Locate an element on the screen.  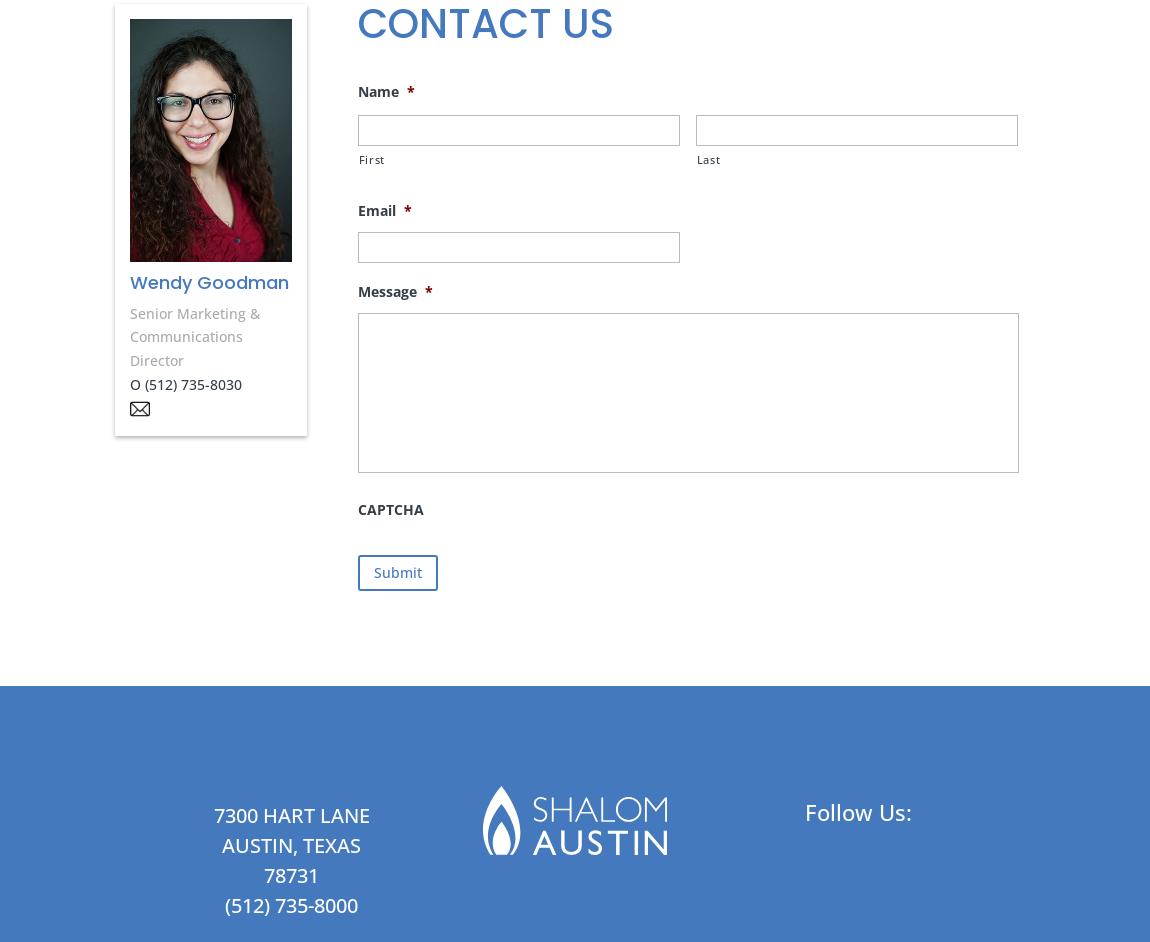
'7300 HART LANE' is located at coordinates (290, 814).